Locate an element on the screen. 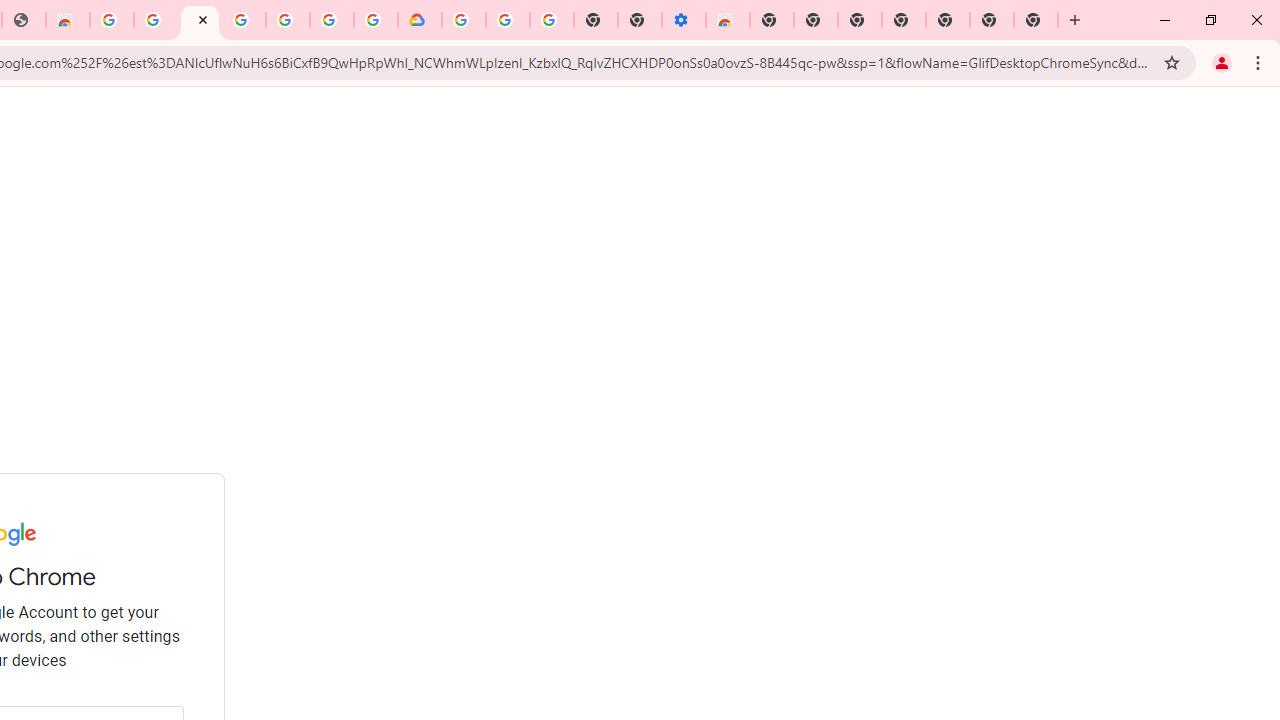 This screenshot has height=720, width=1280. 'Settings - Accessibility' is located at coordinates (684, 20).